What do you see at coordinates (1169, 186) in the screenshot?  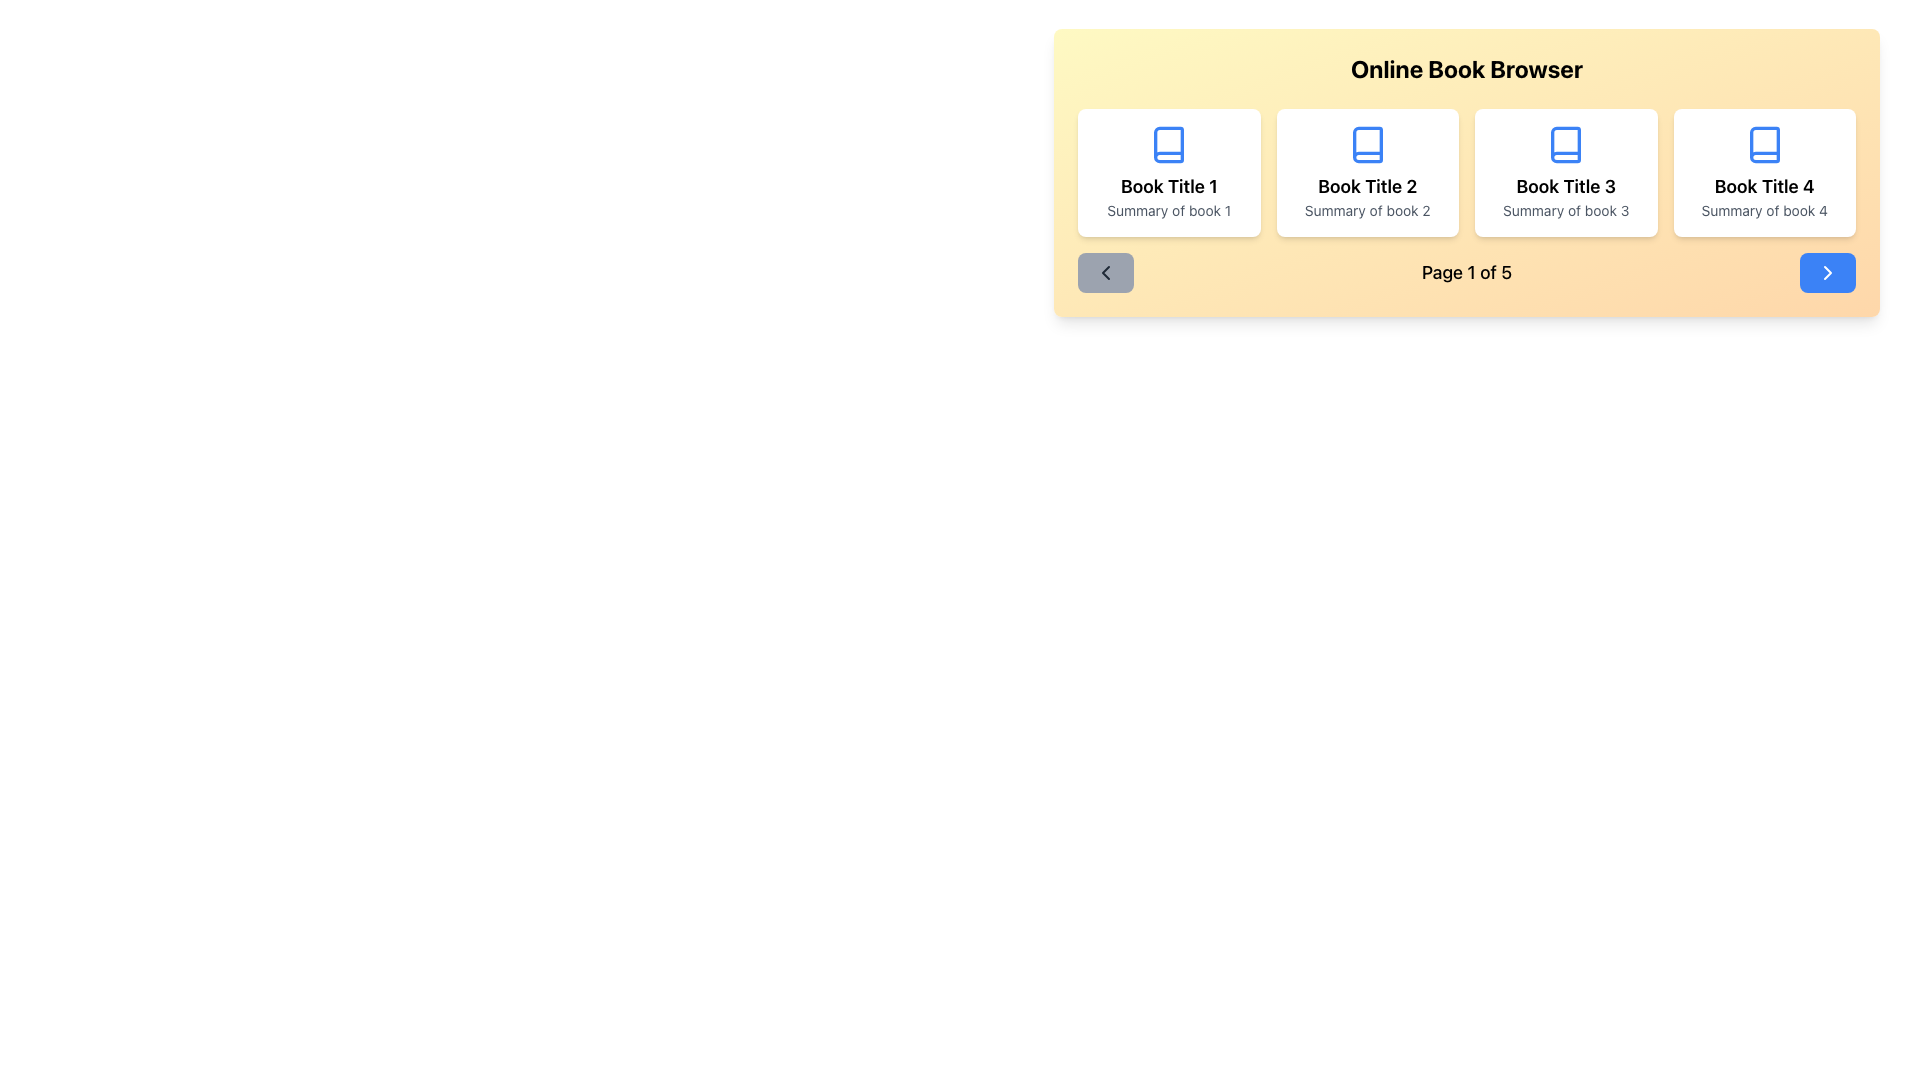 I see `text from the title label indicating the name of a book, which is centrally located beneath a book icon and above the 'Summary of book 1' label` at bounding box center [1169, 186].